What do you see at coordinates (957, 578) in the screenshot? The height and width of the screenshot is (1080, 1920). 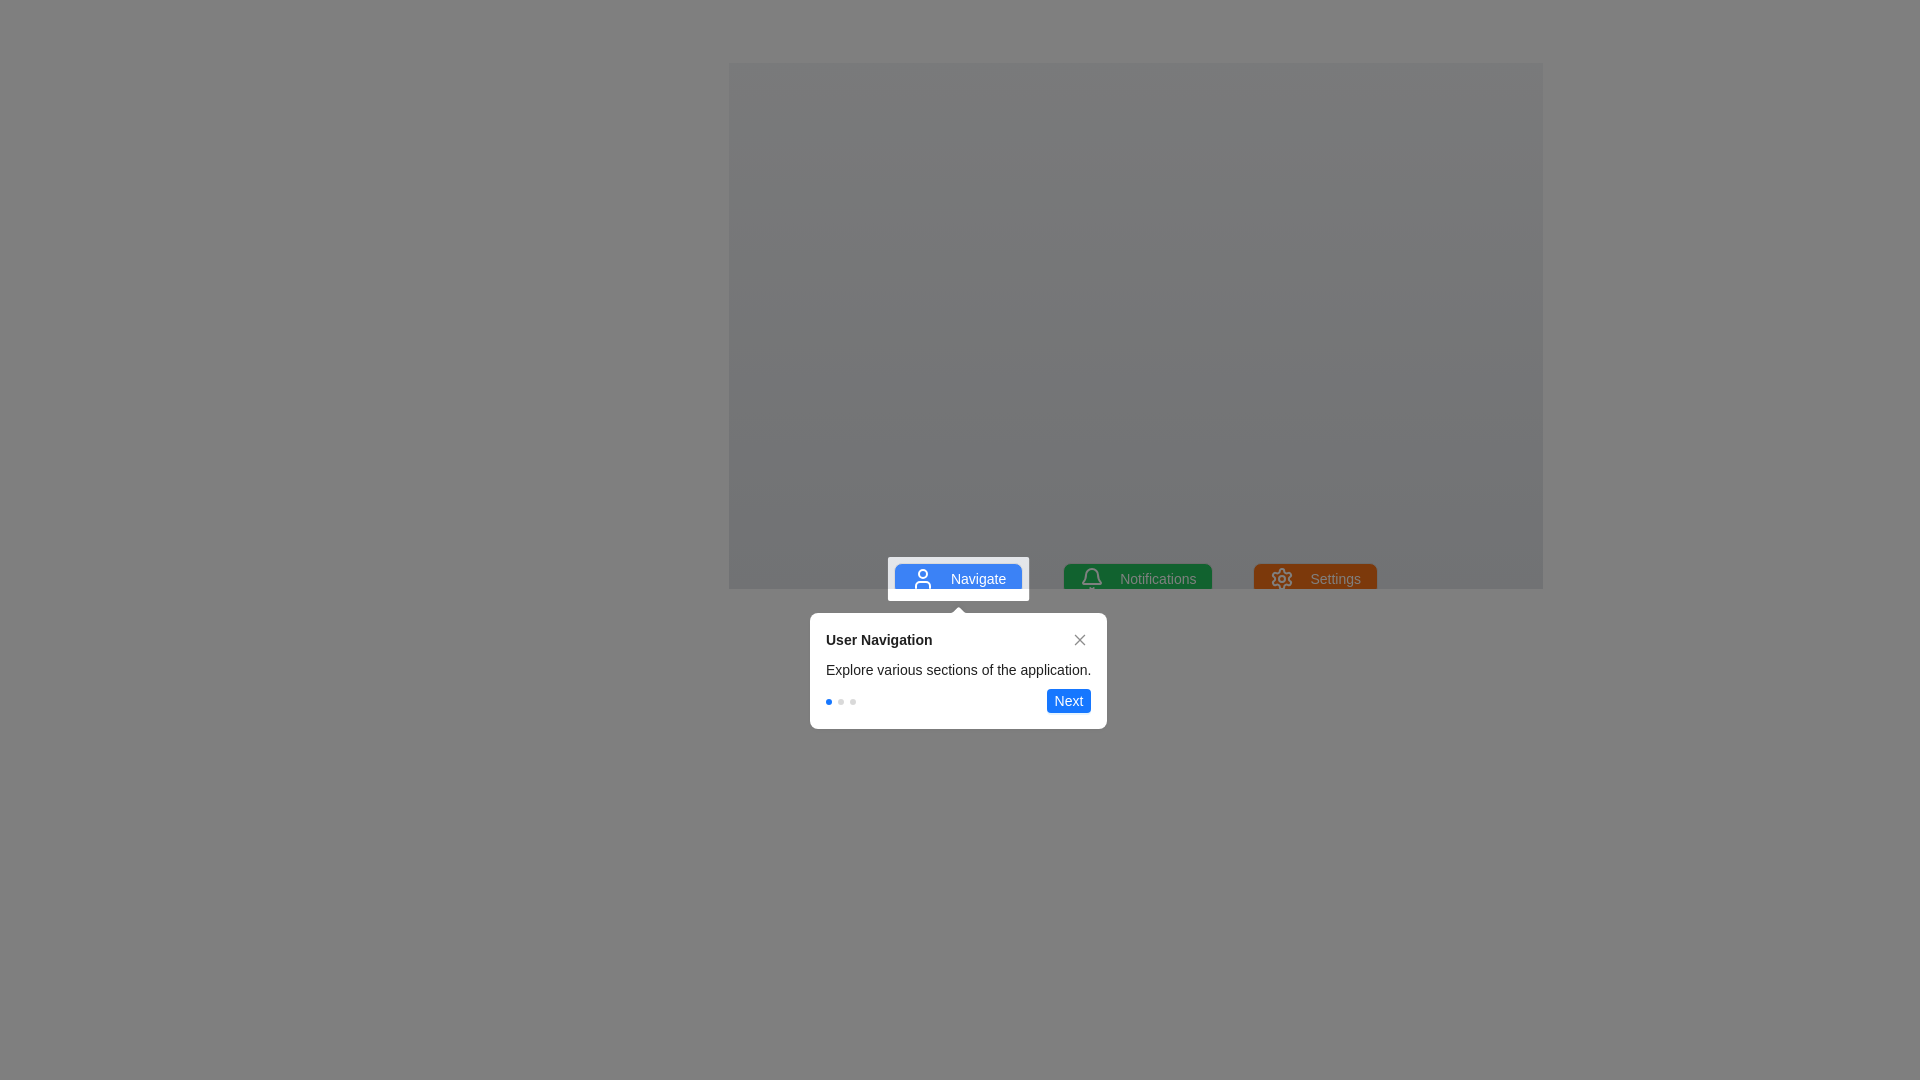 I see `the first navigation button located at the bottom center of the interface` at bounding box center [957, 578].